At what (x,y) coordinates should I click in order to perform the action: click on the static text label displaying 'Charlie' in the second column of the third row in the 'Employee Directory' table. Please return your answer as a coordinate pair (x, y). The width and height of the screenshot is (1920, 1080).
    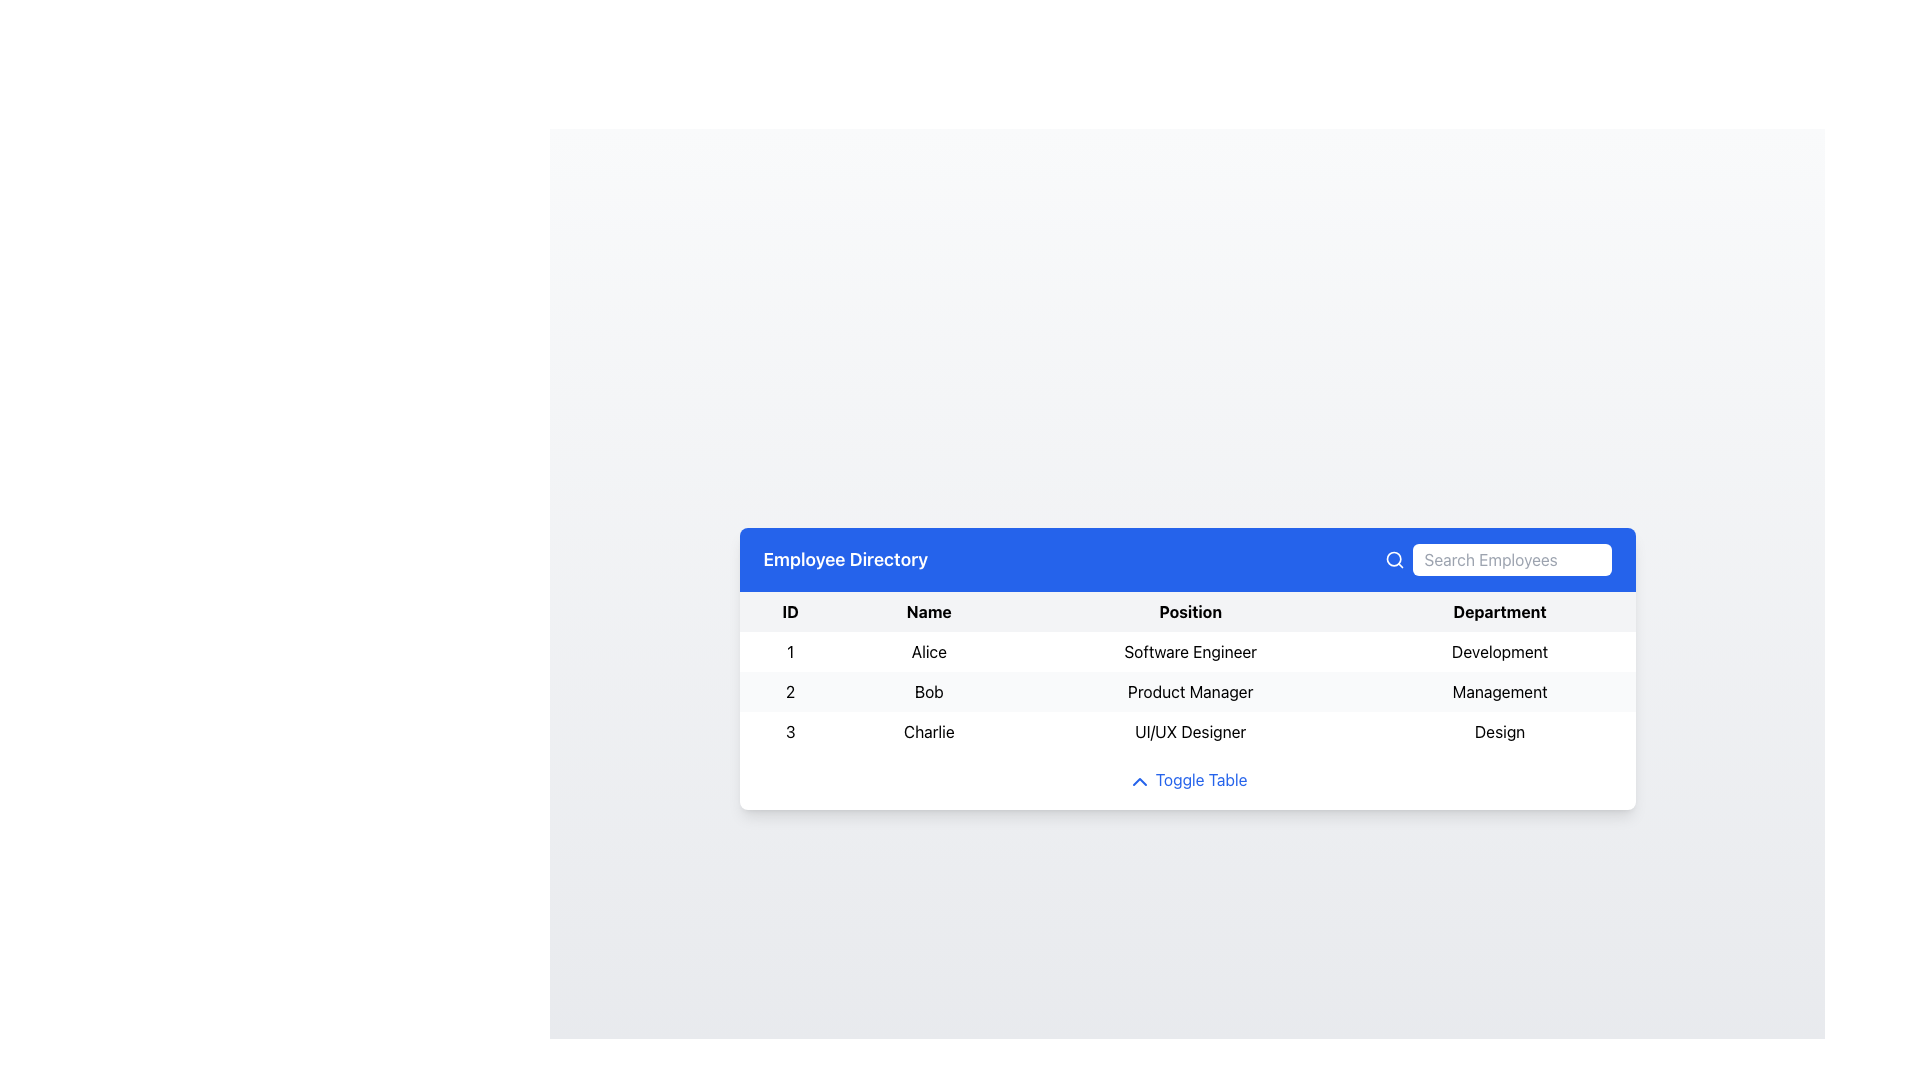
    Looking at the image, I should click on (928, 732).